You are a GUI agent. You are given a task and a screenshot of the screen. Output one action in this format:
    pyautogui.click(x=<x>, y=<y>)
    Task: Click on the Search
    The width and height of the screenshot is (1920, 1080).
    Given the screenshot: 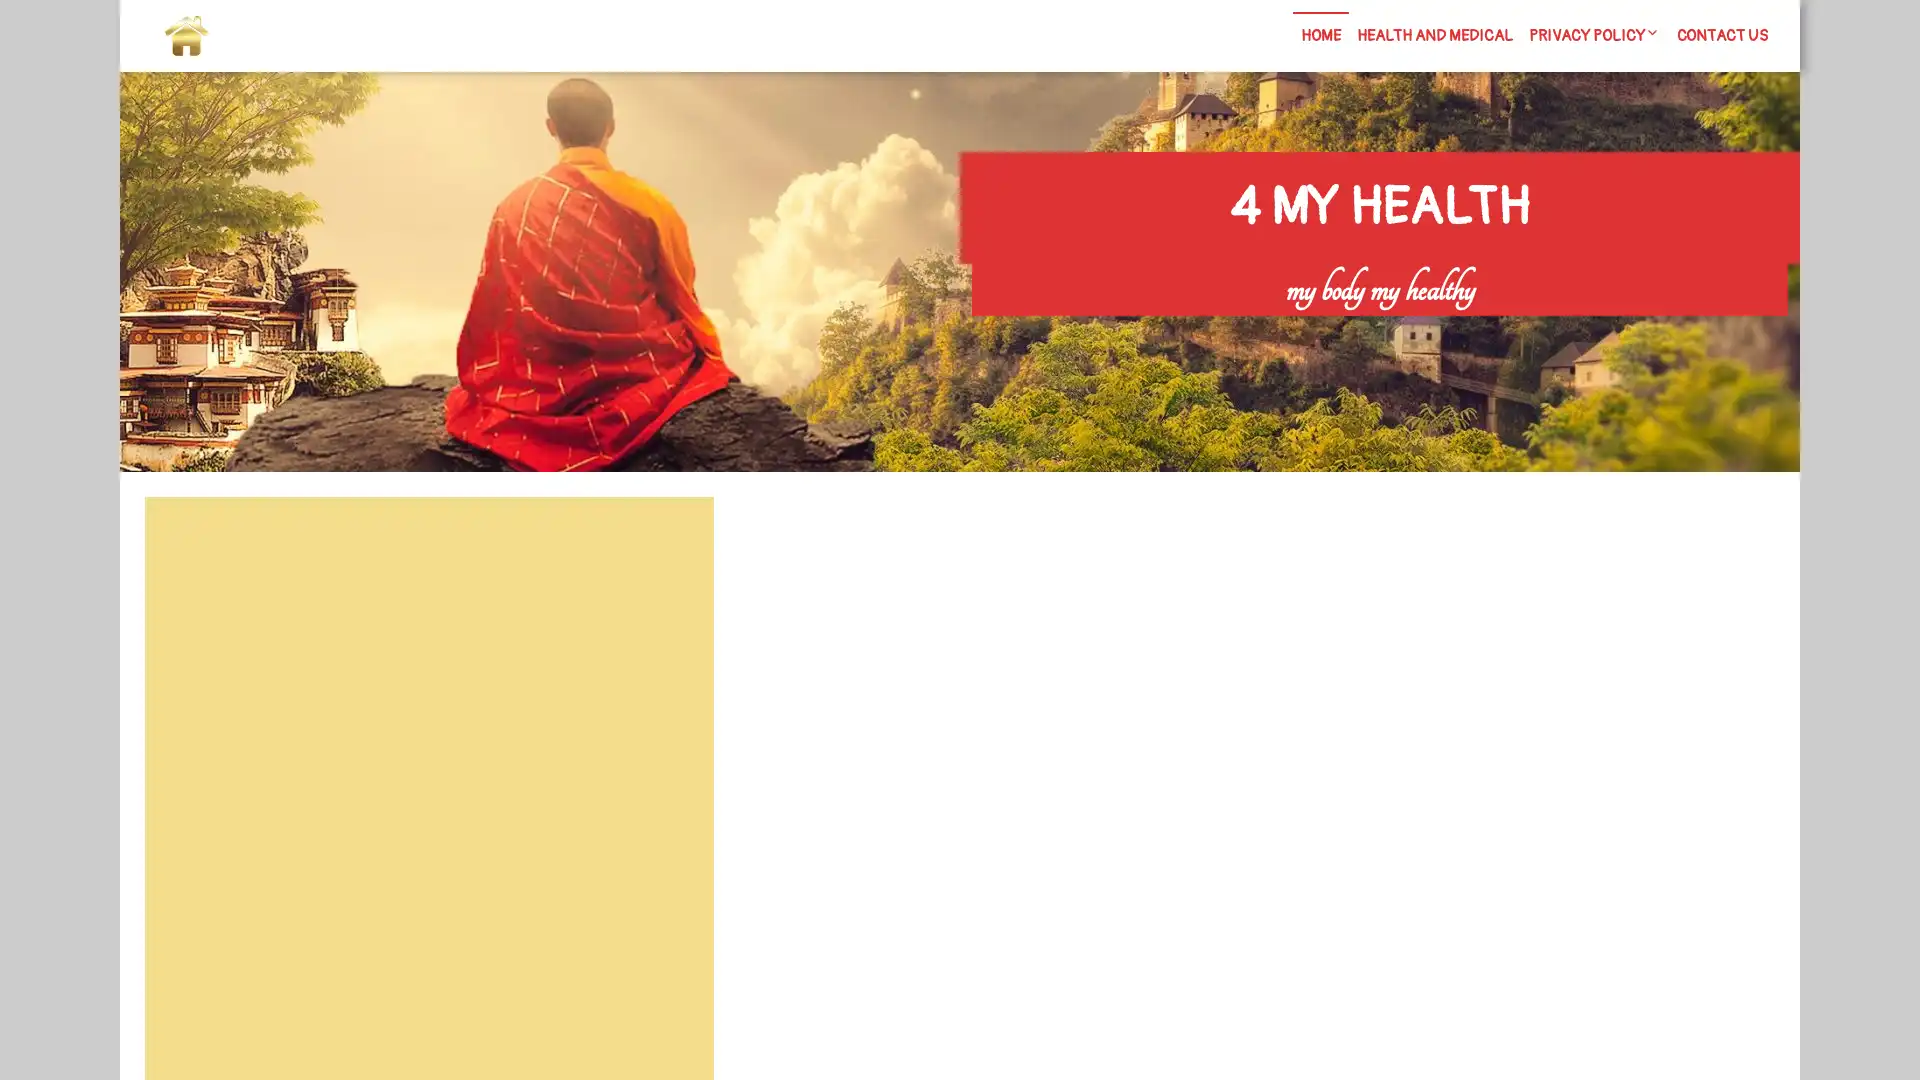 What is the action you would take?
    pyautogui.click(x=1557, y=327)
    